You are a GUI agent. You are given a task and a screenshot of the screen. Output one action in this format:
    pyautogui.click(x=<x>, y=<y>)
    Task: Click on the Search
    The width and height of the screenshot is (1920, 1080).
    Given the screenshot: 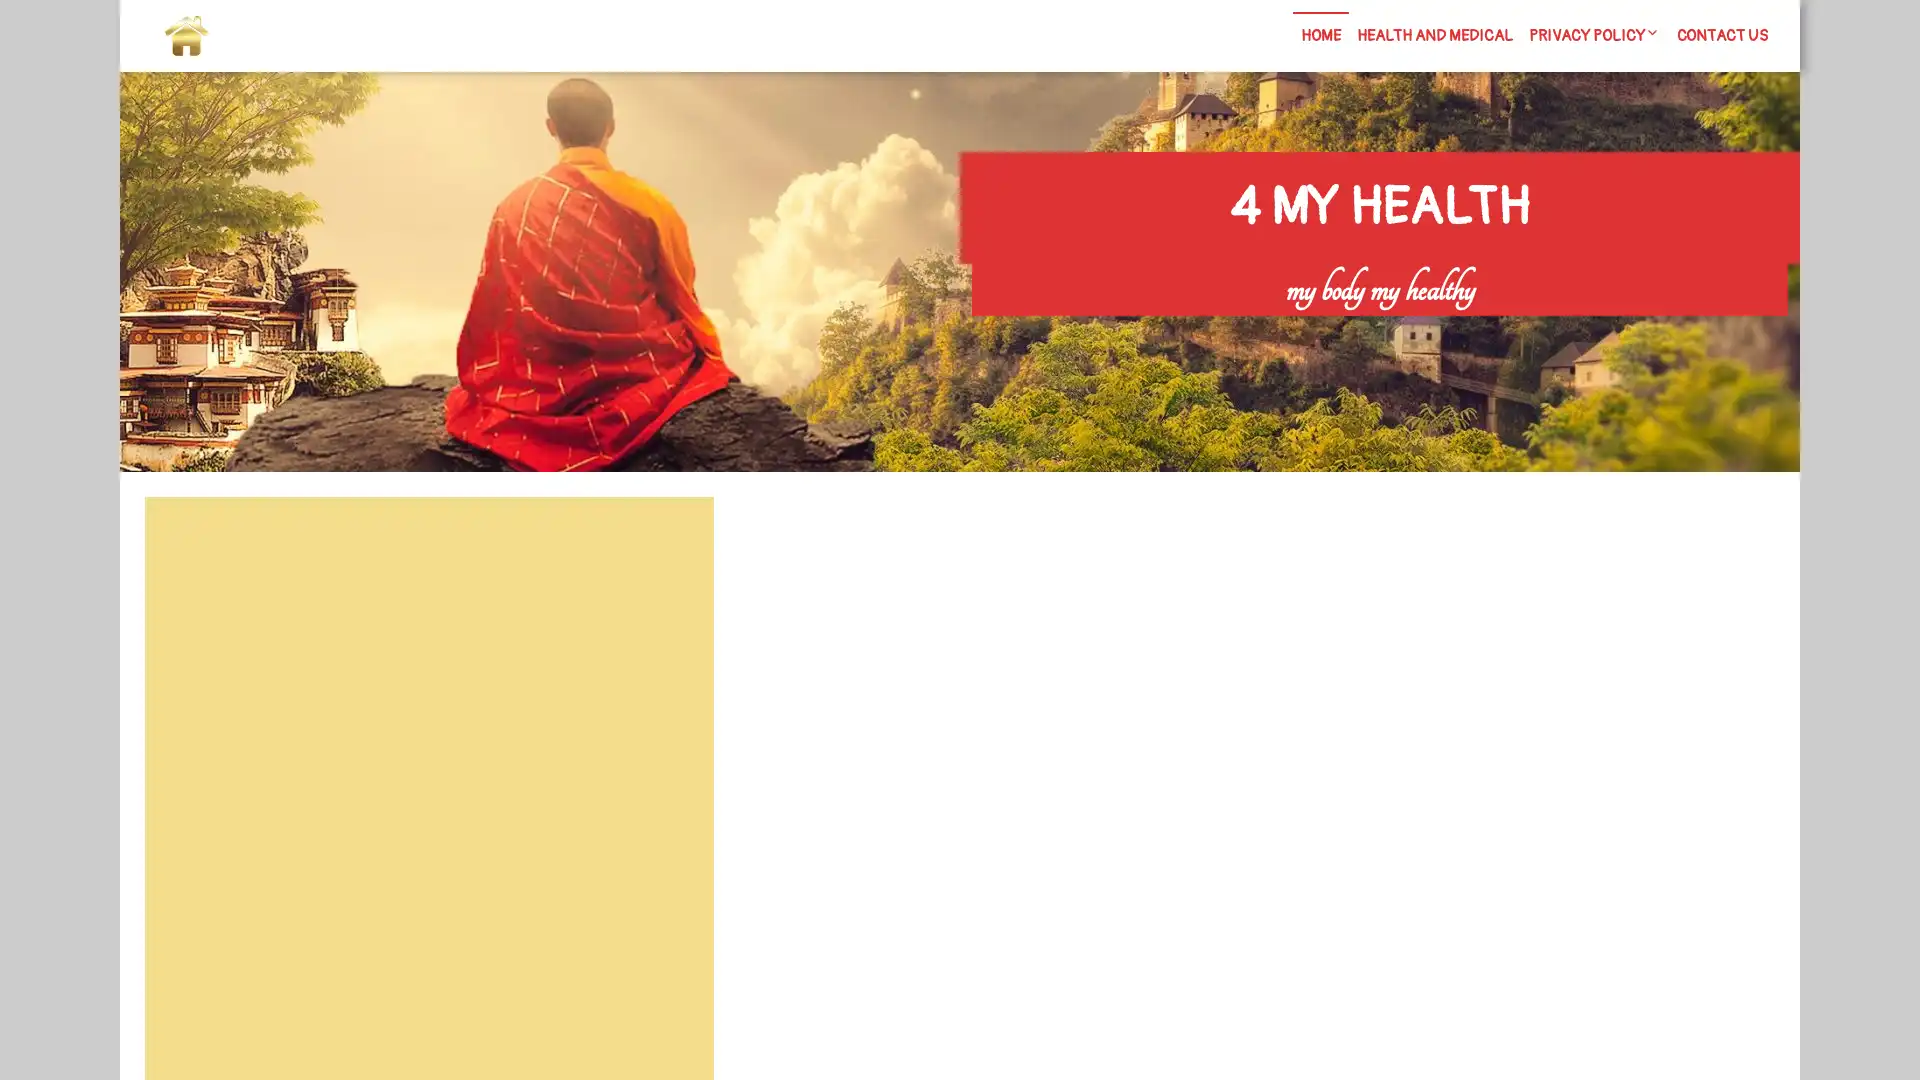 What is the action you would take?
    pyautogui.click(x=1557, y=327)
    